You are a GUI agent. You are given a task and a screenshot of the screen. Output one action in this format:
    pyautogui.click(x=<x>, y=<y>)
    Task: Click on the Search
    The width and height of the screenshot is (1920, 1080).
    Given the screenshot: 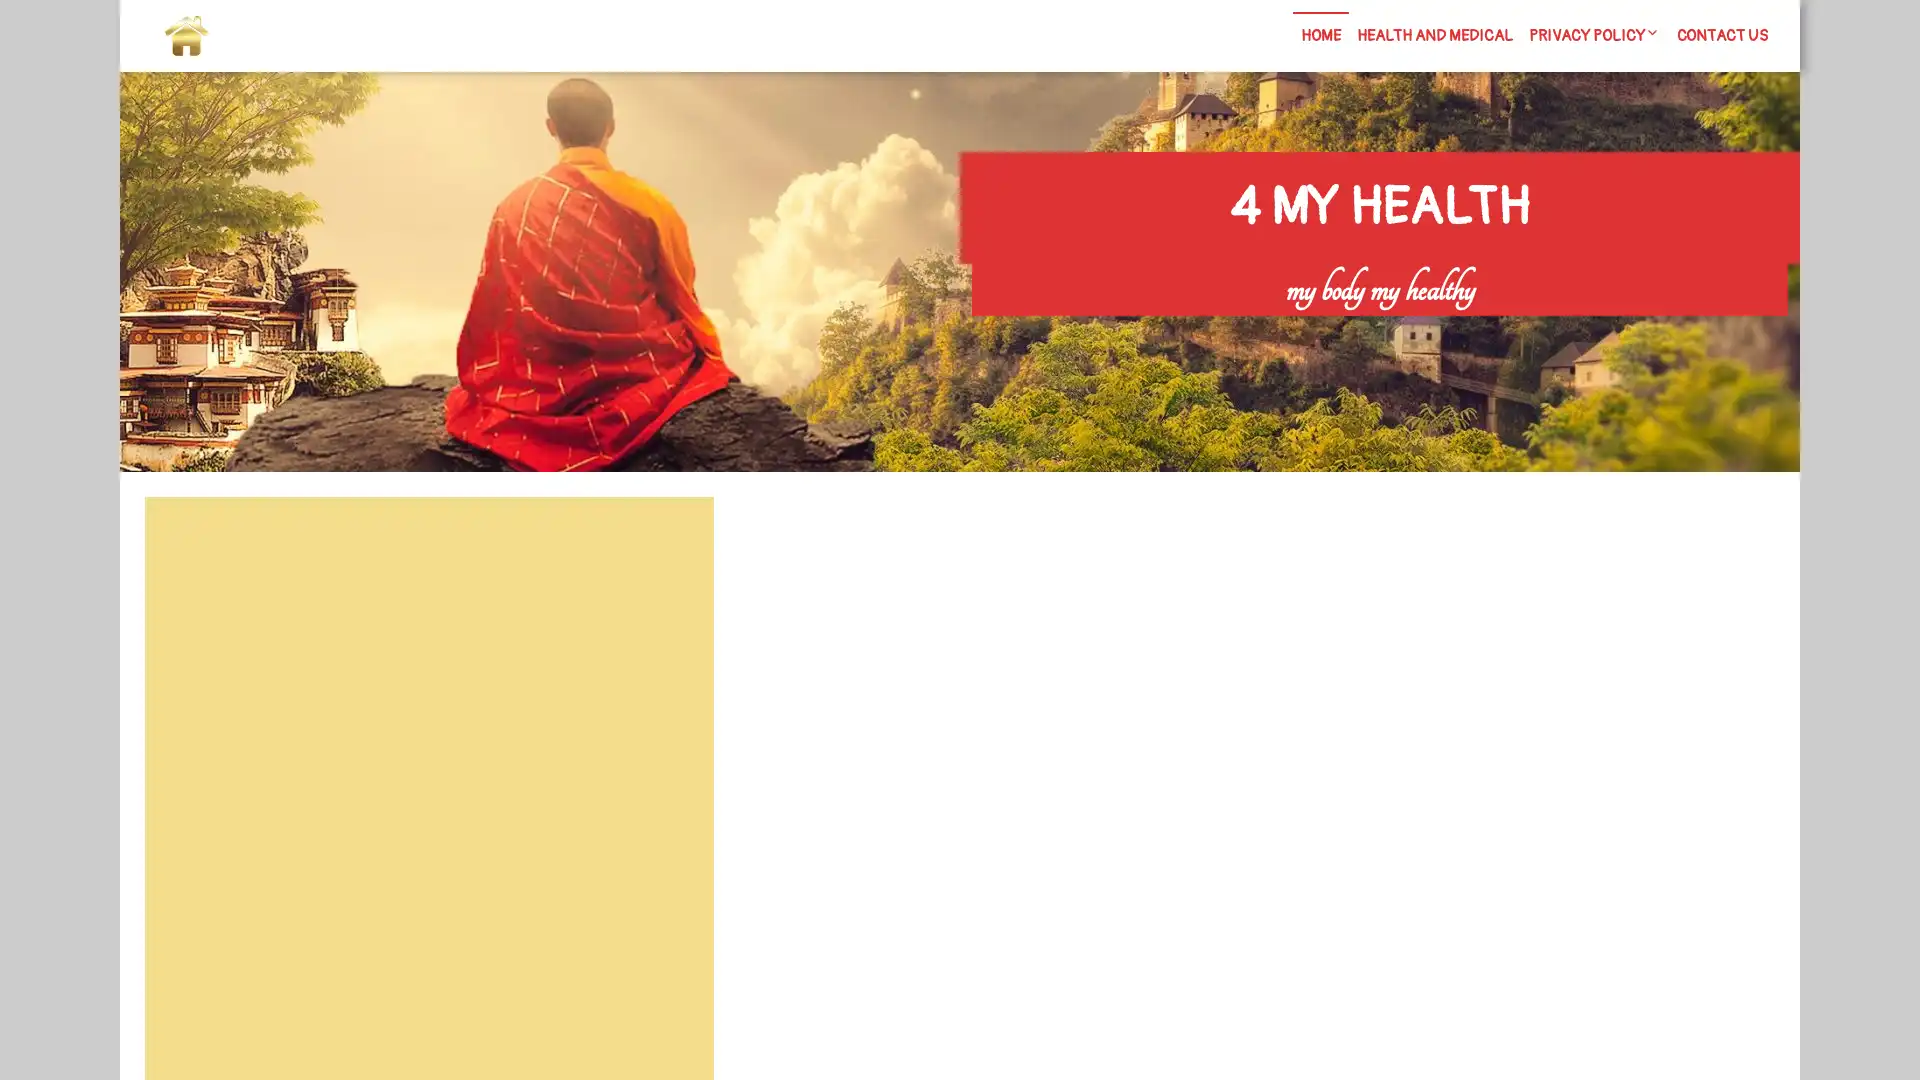 What is the action you would take?
    pyautogui.click(x=1557, y=327)
    